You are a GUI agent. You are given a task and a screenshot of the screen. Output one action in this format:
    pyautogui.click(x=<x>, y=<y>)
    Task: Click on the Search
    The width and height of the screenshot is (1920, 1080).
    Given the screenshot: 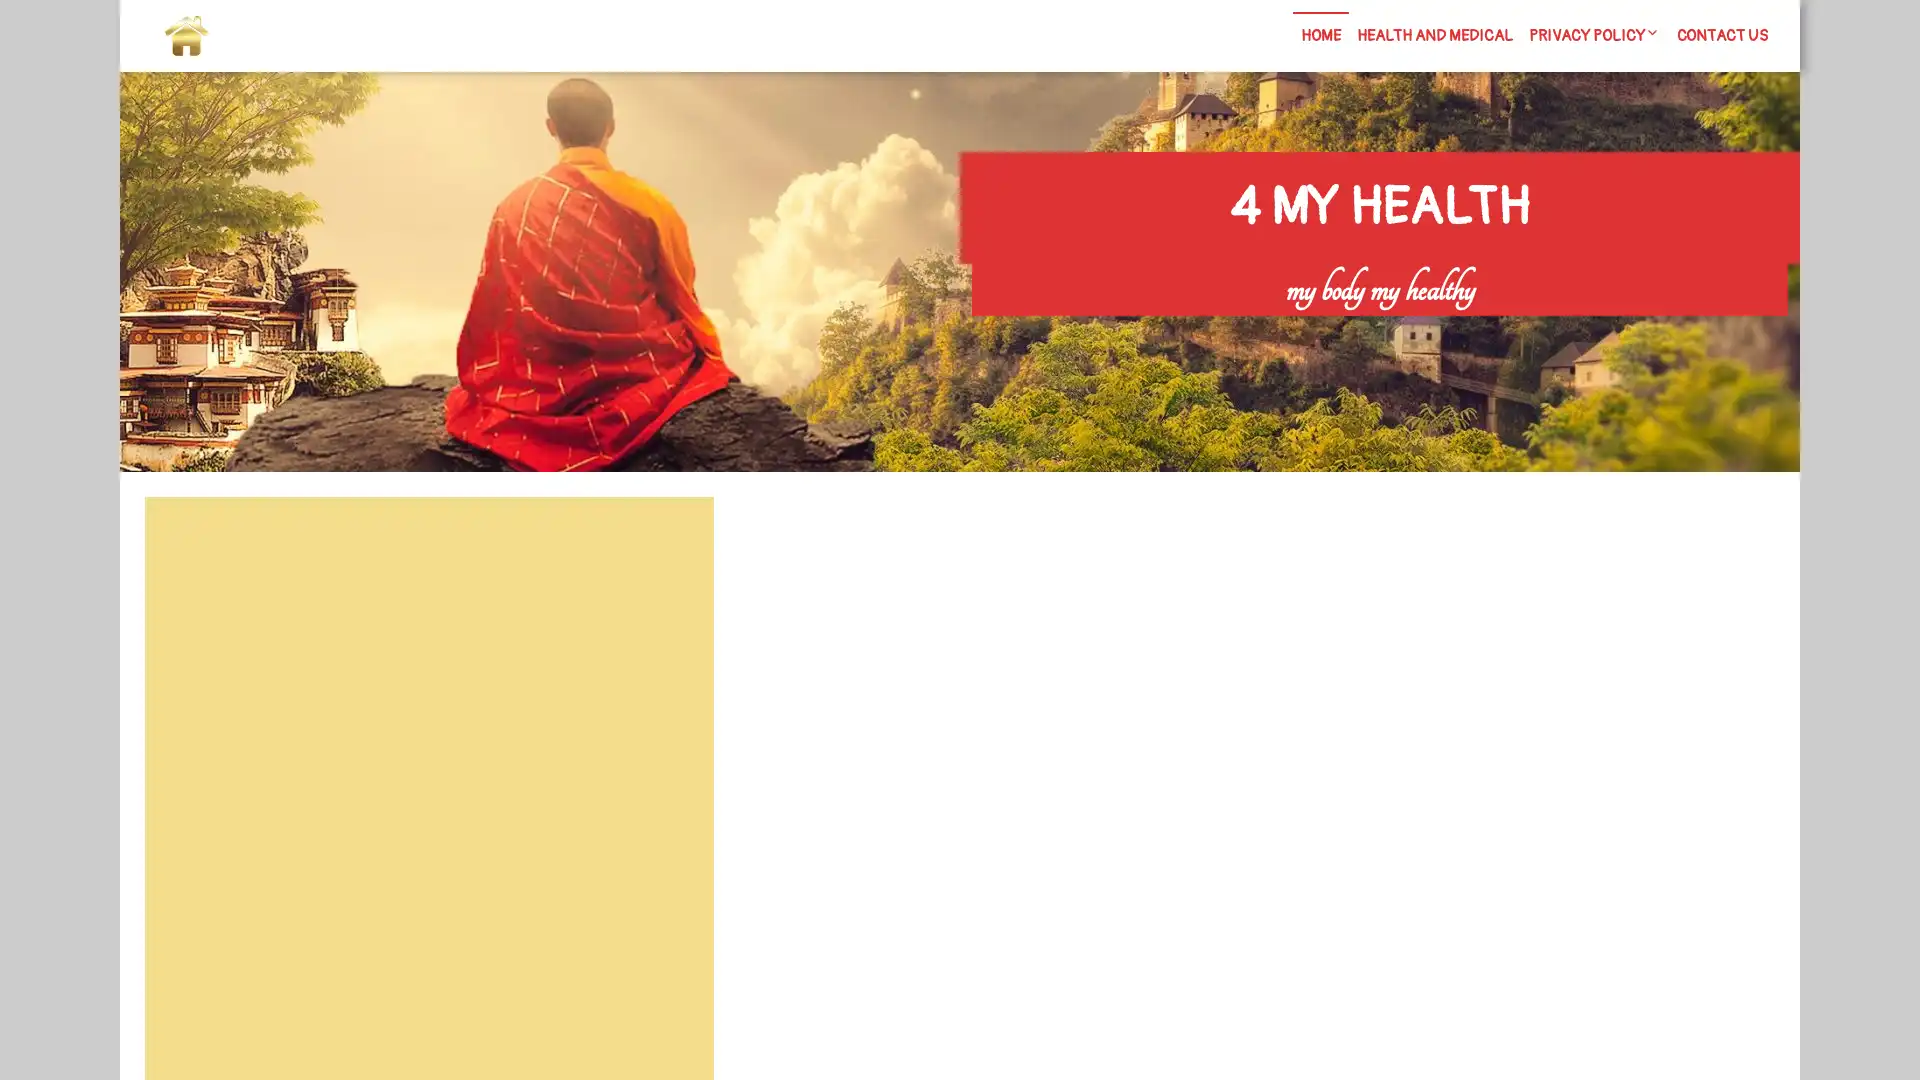 What is the action you would take?
    pyautogui.click(x=1557, y=327)
    